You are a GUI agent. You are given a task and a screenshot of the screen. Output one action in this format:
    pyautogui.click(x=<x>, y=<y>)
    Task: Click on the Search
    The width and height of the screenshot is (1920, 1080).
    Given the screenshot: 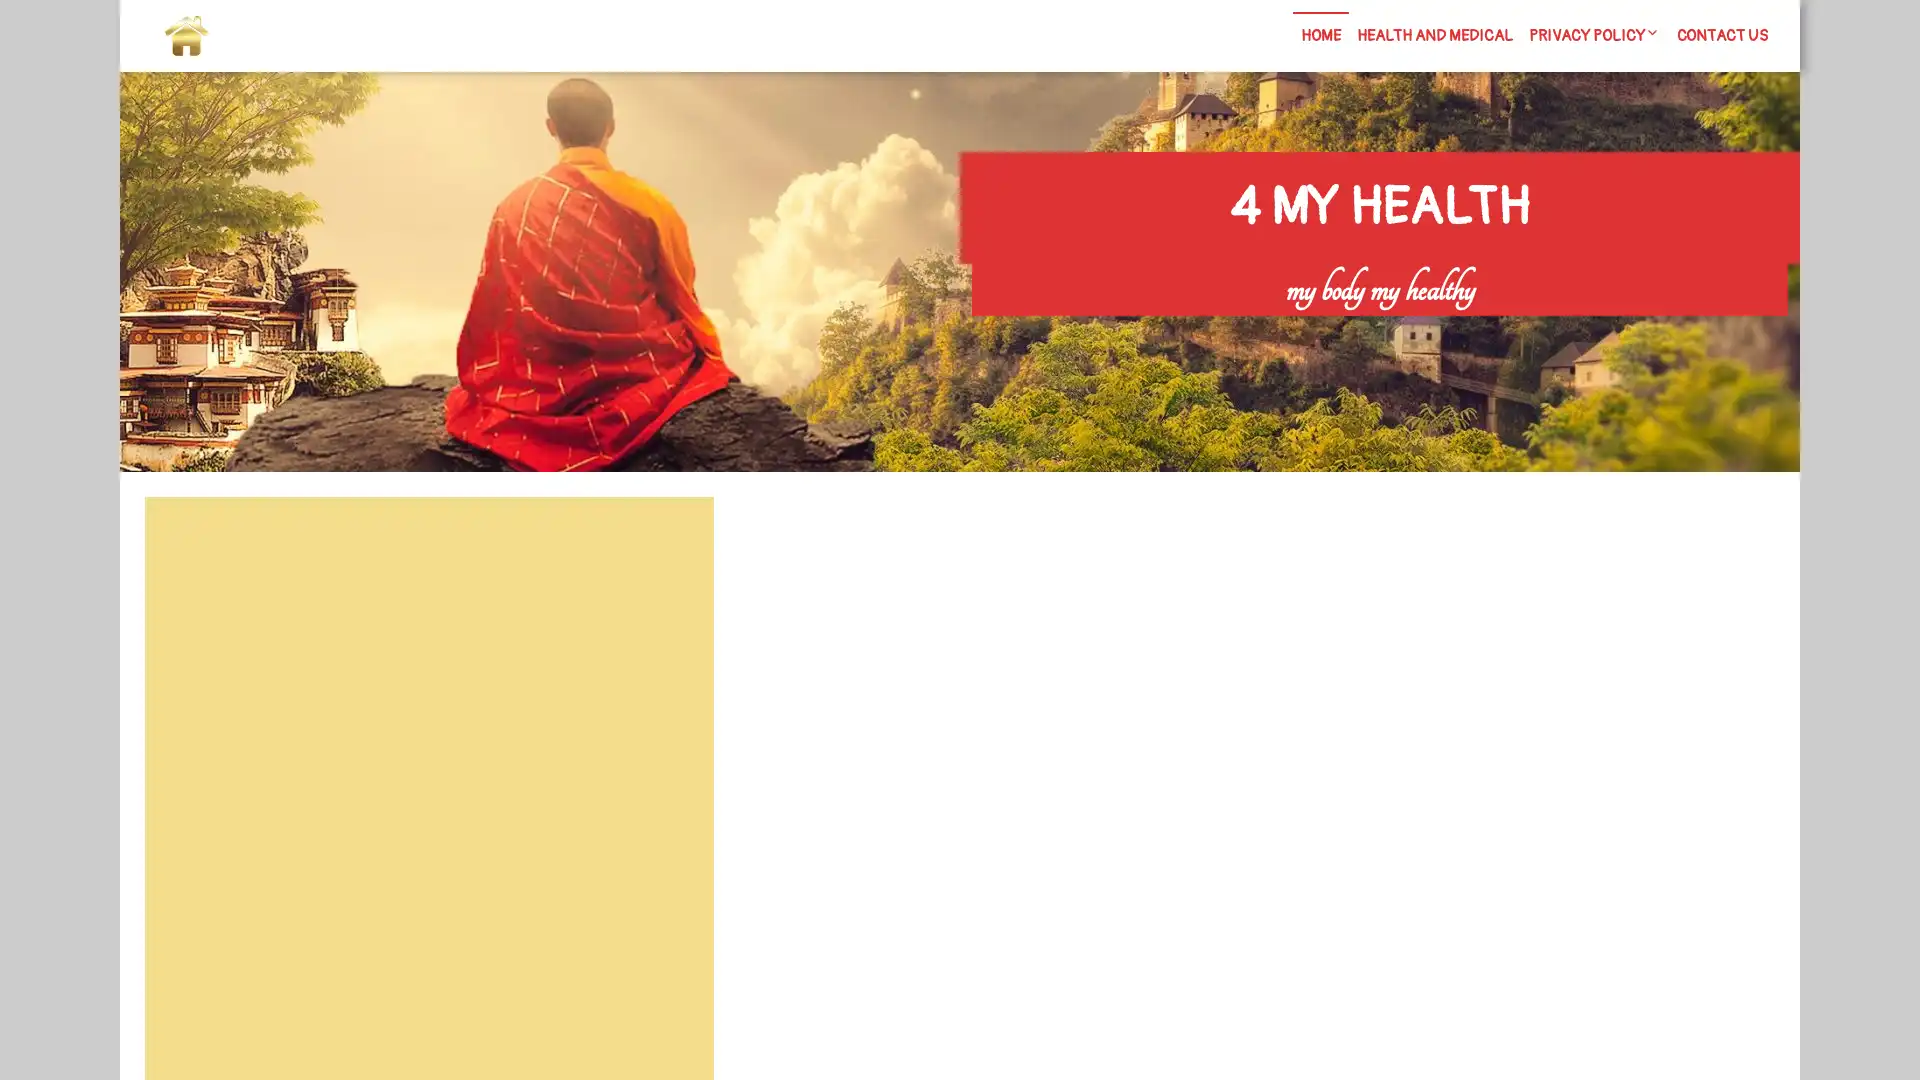 What is the action you would take?
    pyautogui.click(x=1557, y=327)
    